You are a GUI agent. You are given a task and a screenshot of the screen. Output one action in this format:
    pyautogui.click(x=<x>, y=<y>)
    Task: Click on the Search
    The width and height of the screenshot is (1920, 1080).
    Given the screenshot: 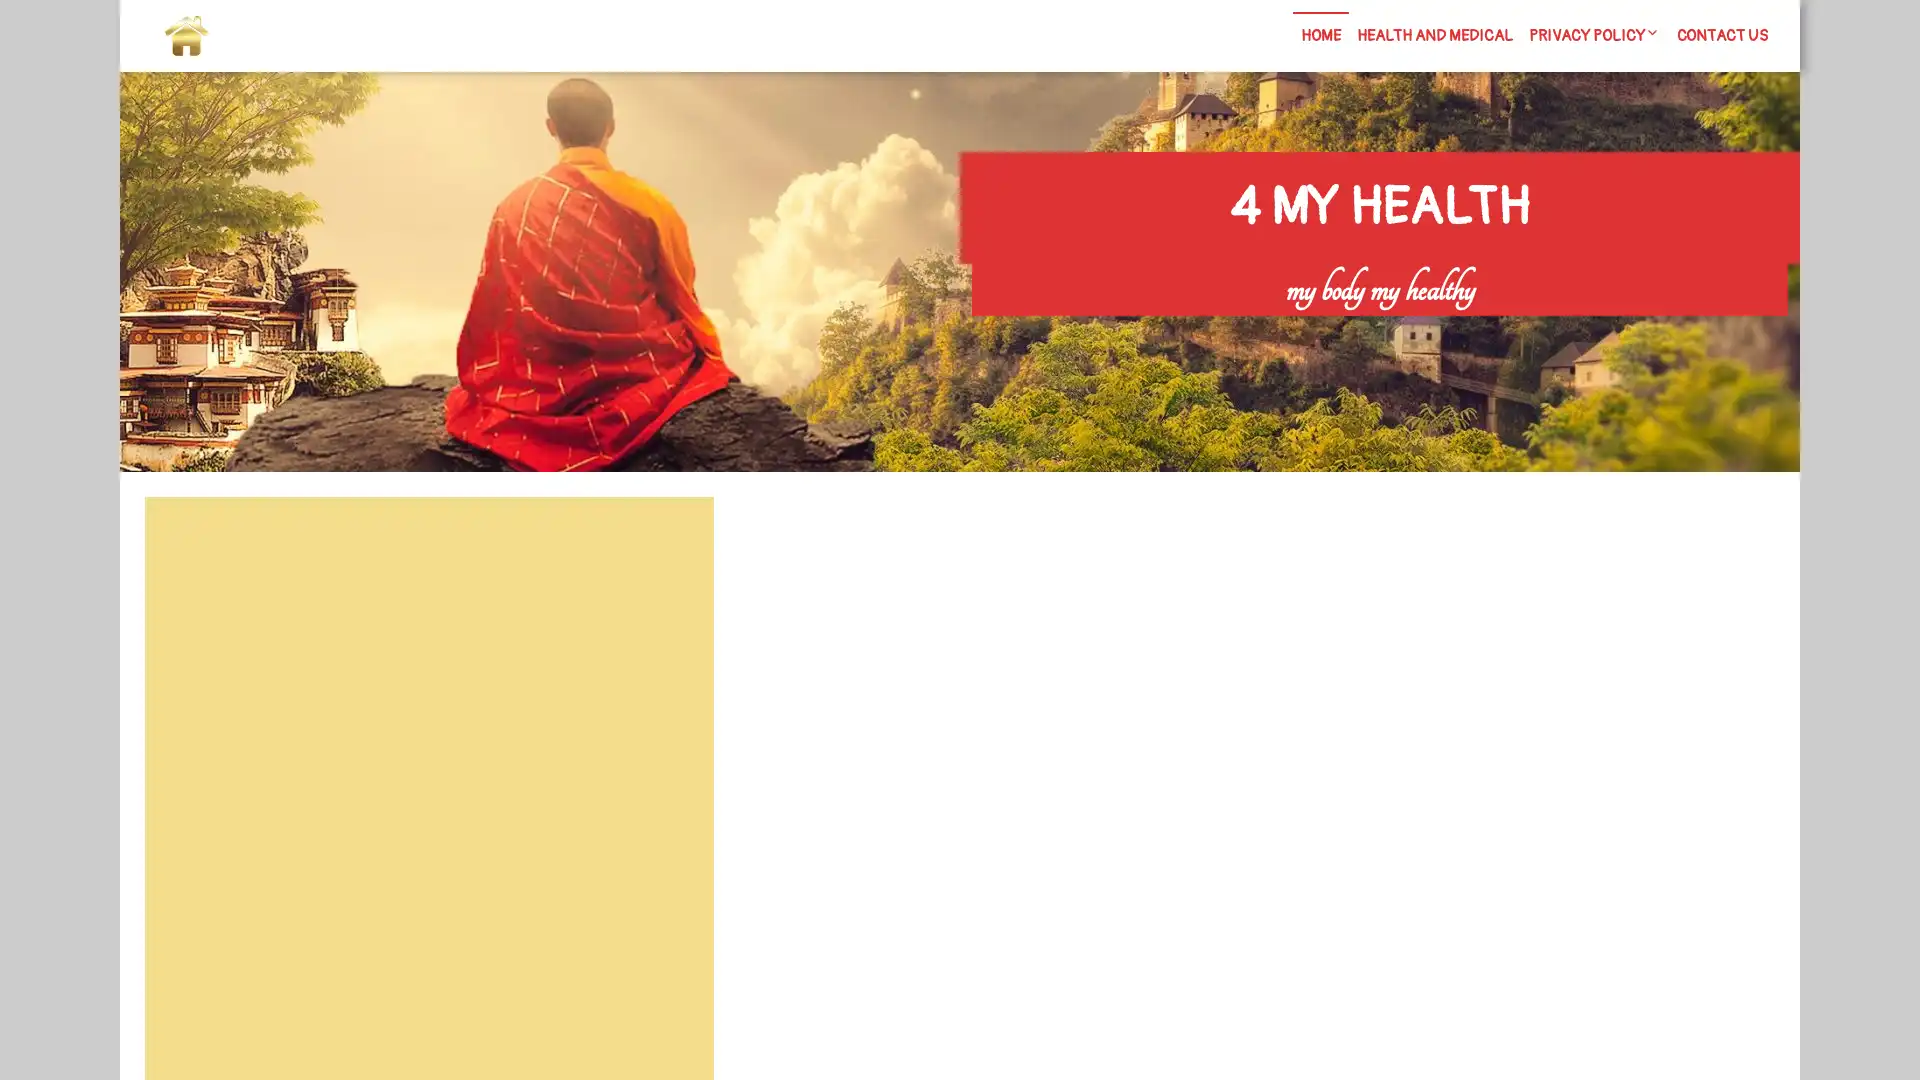 What is the action you would take?
    pyautogui.click(x=1557, y=327)
    